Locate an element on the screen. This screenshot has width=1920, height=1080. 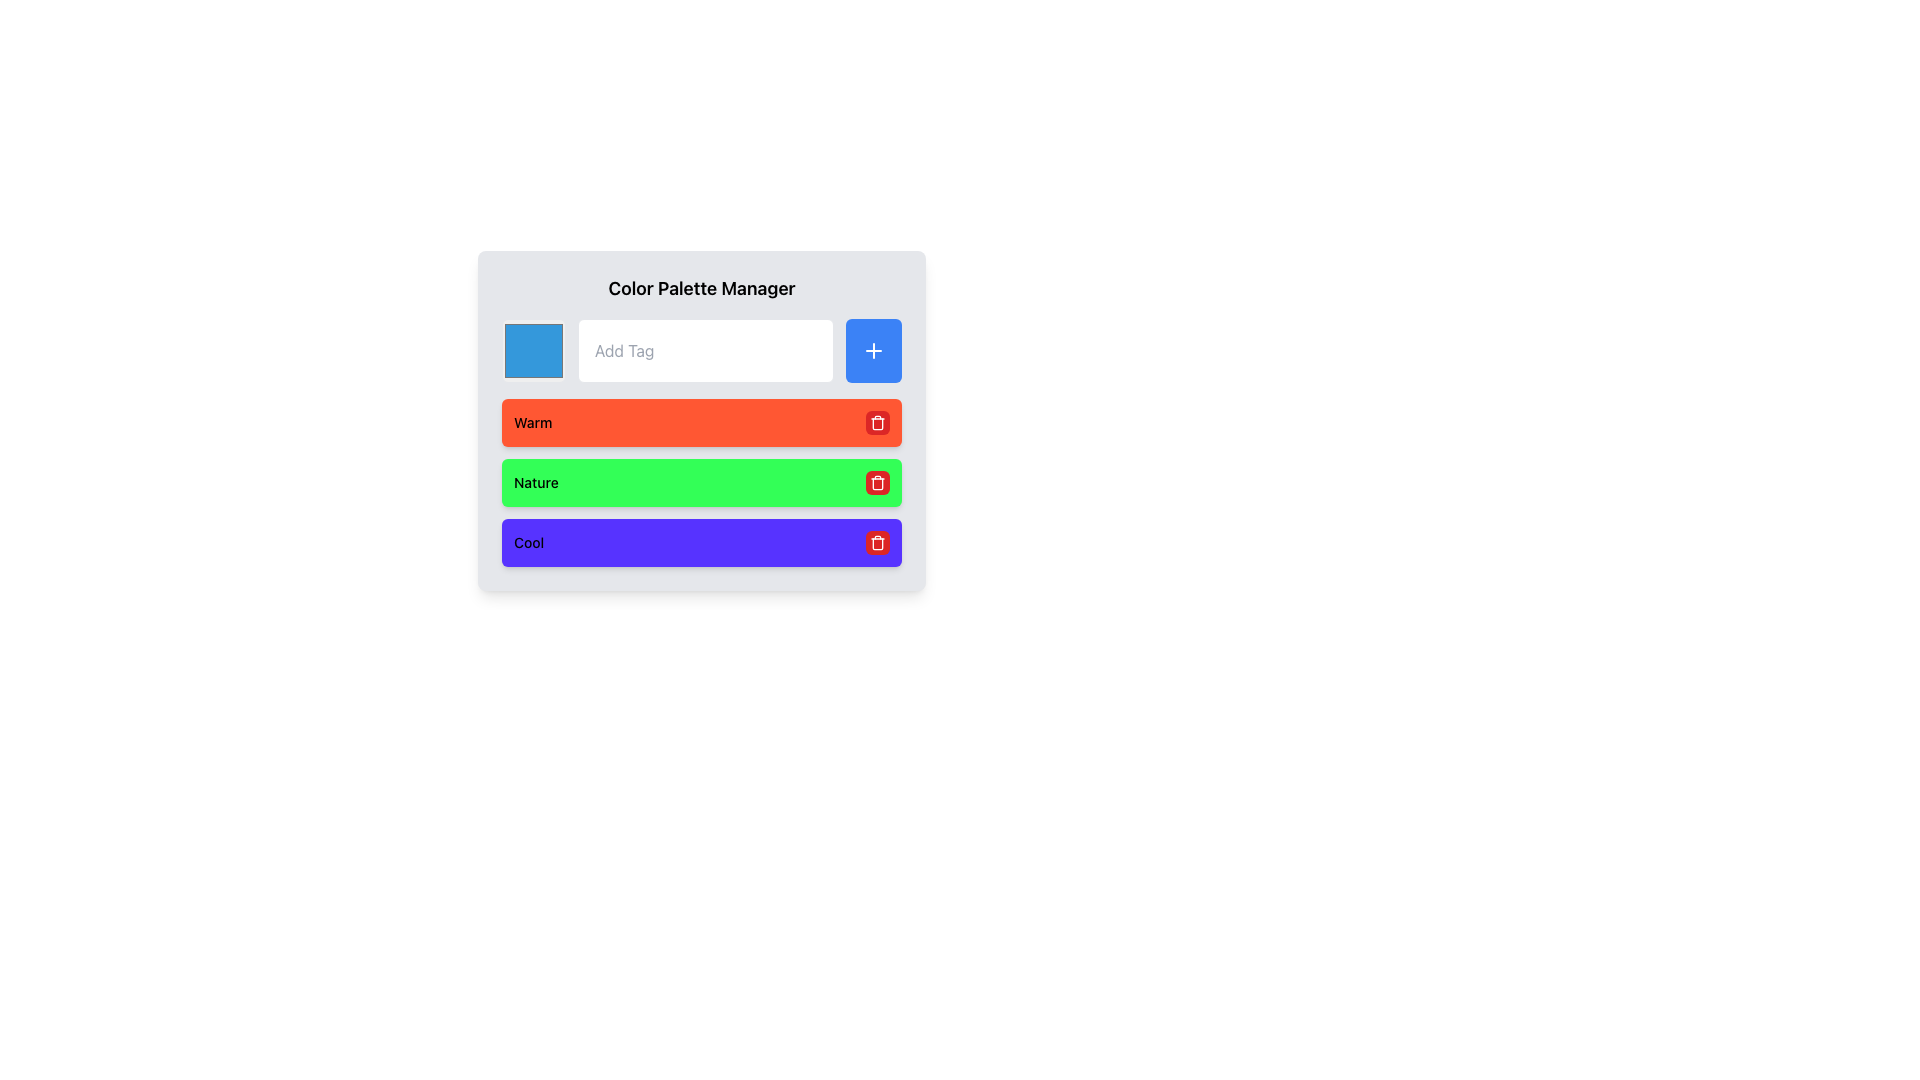
the red circular button with a white trash can icon located at the bottom-most item of the 'Cool' section is located at coordinates (878, 543).